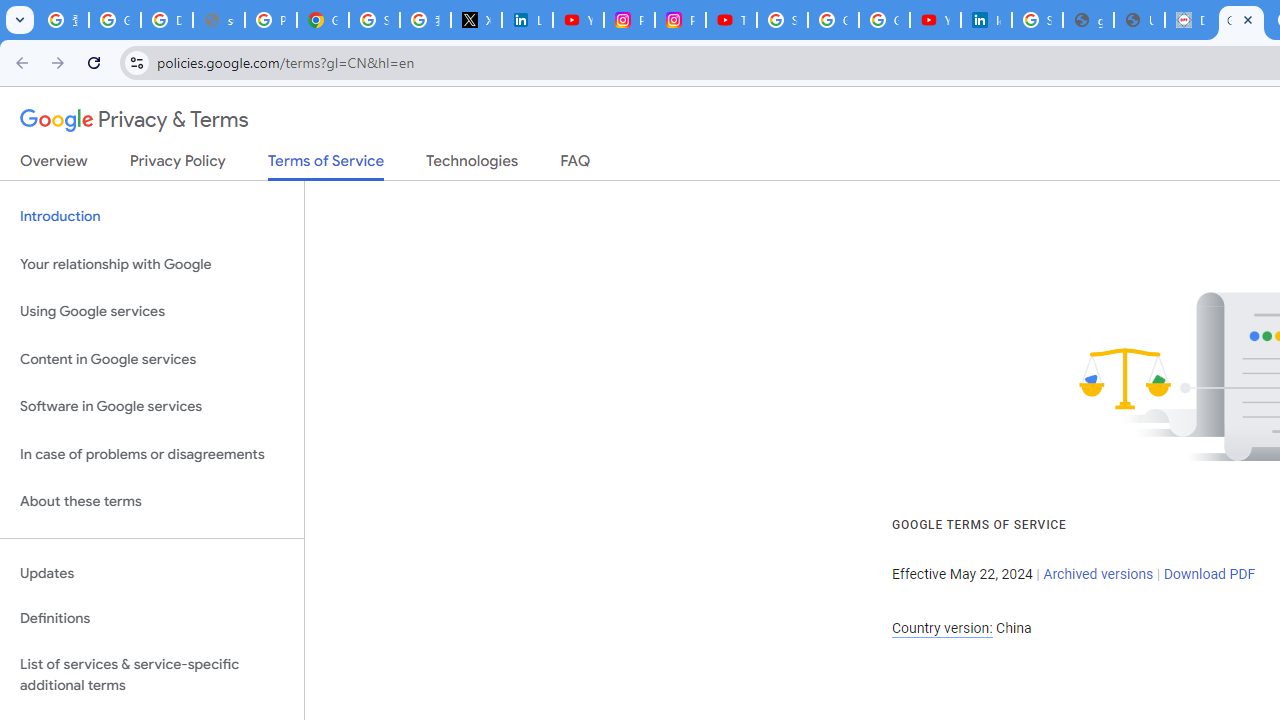 Image resolution: width=1280 pixels, height=720 pixels. I want to click on 'In case of problems or disagreements', so click(151, 454).